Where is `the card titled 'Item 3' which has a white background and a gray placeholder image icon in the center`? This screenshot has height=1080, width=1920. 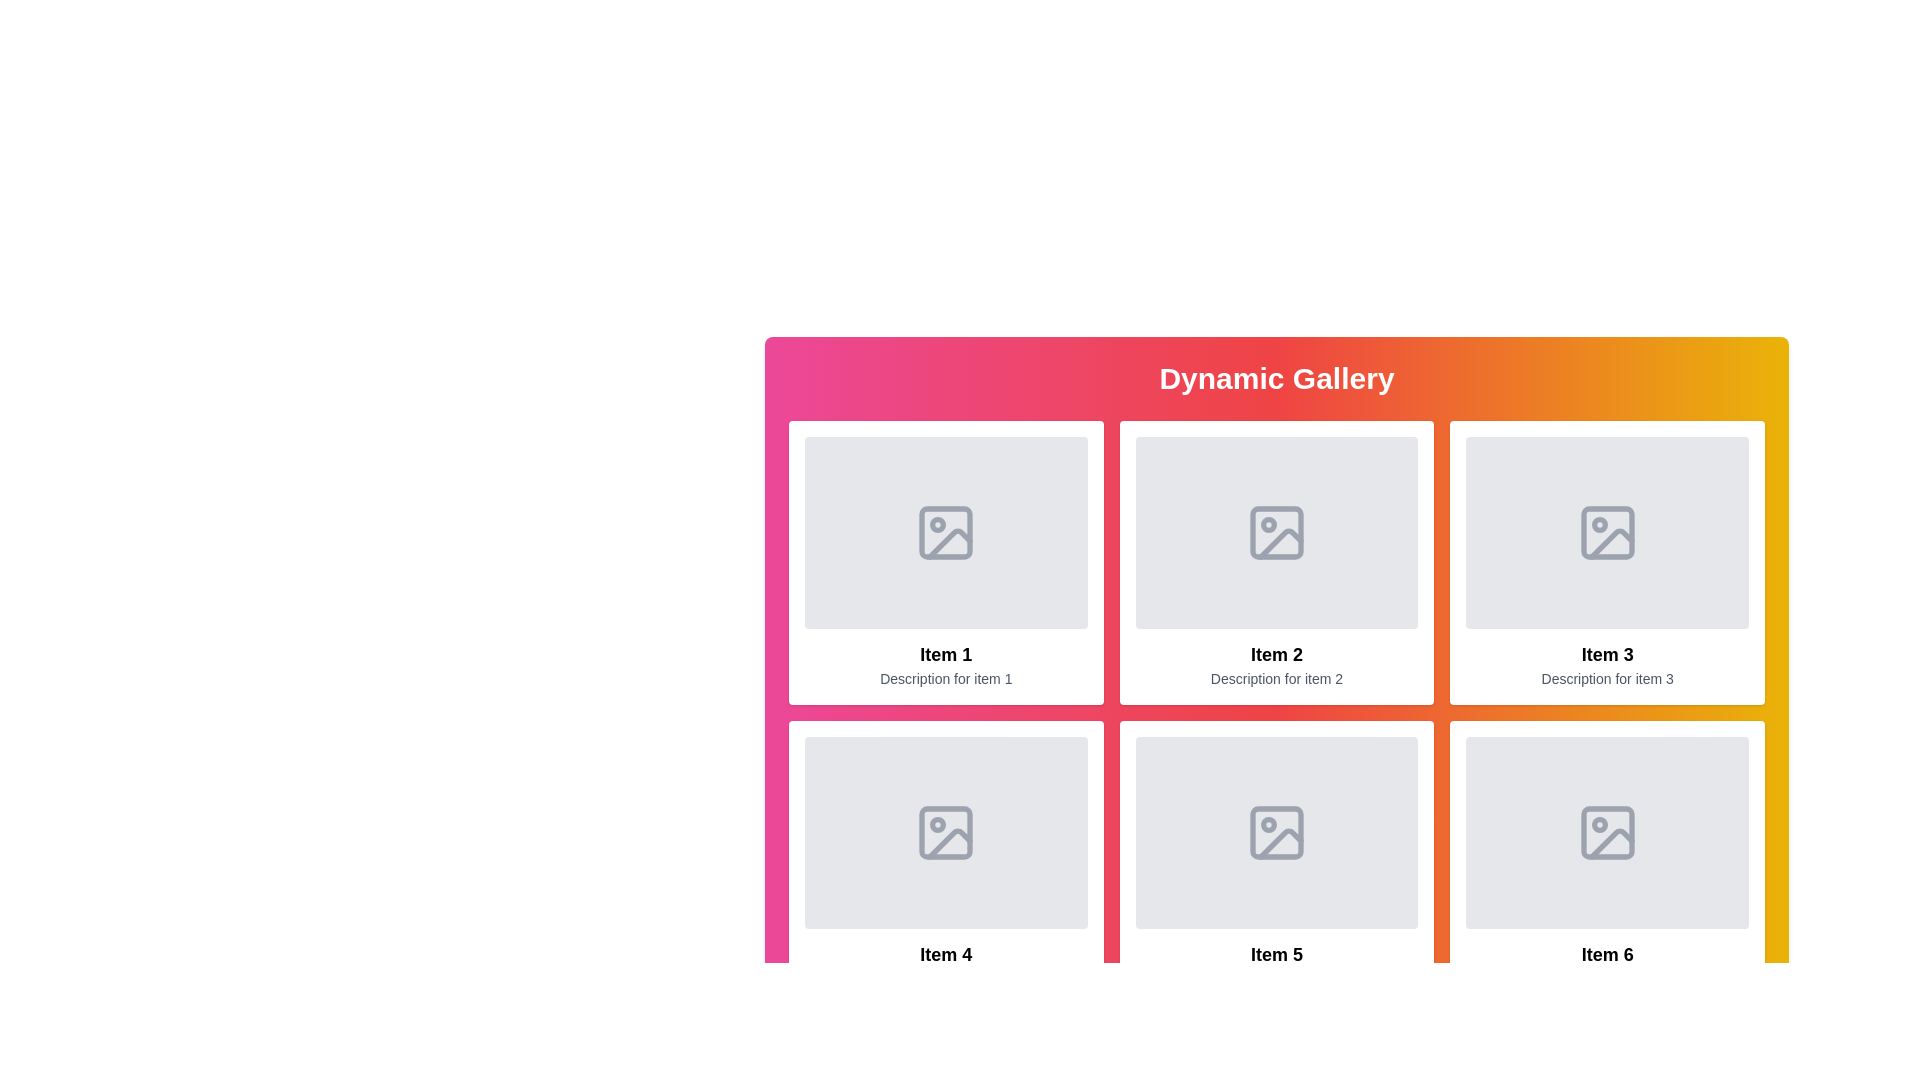 the card titled 'Item 3' which has a white background and a gray placeholder image icon in the center is located at coordinates (1607, 563).